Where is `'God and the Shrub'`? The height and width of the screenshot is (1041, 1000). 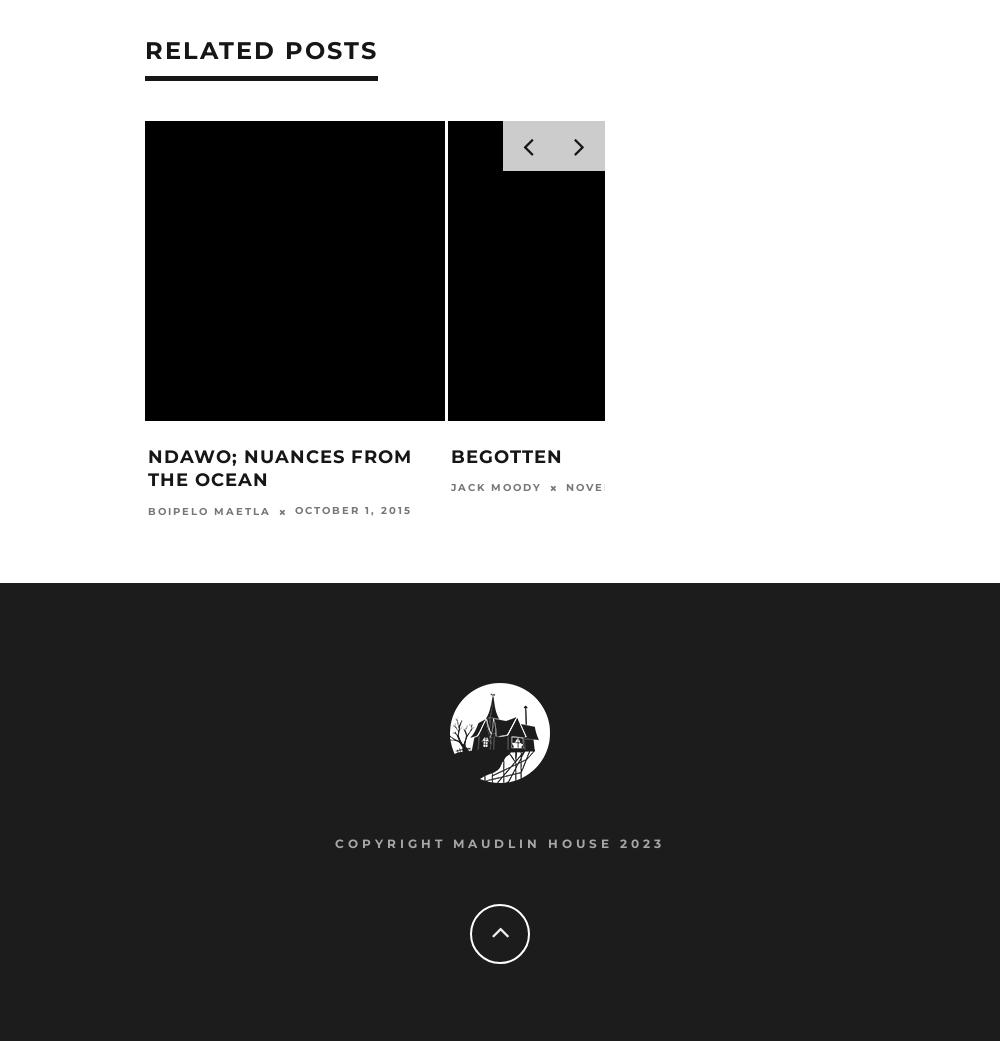 'God and the Shrub' is located at coordinates (865, 457).